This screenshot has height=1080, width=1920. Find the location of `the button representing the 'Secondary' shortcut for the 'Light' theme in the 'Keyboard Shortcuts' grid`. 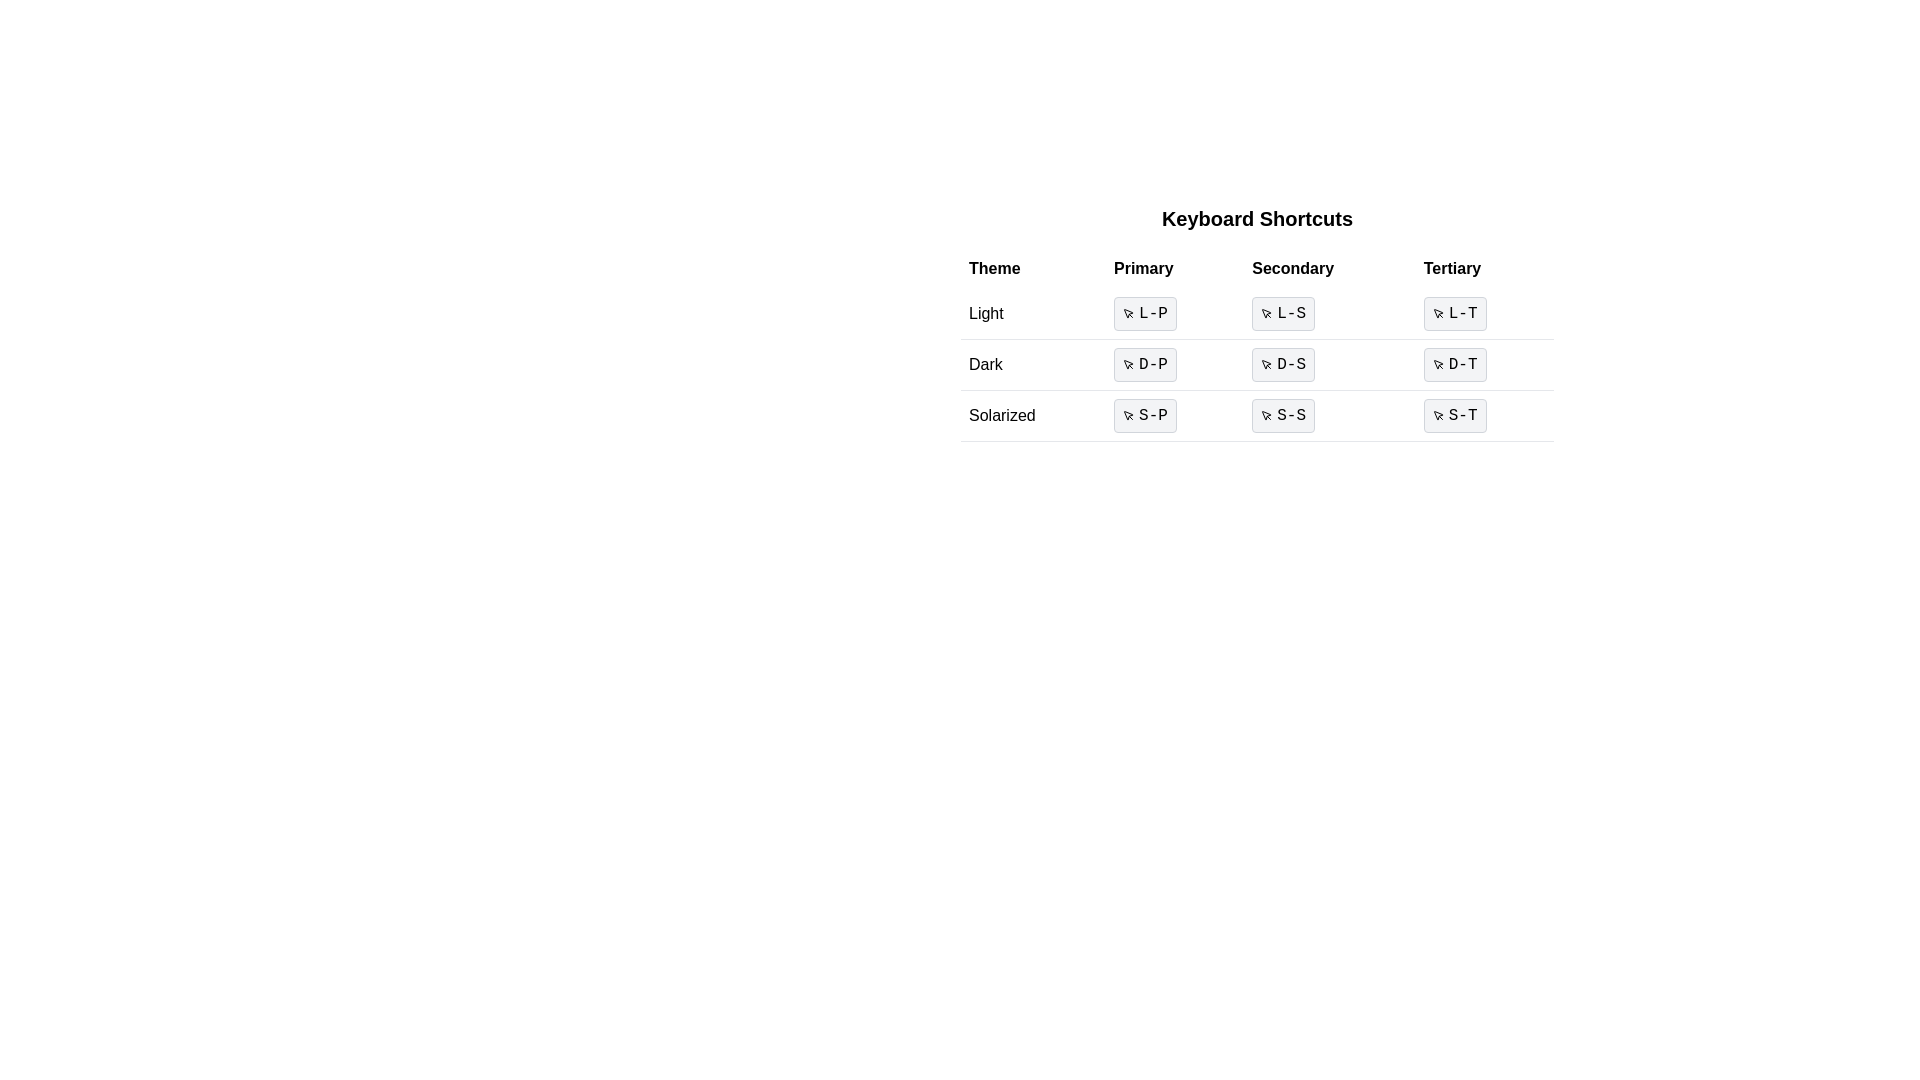

the button representing the 'Secondary' shortcut for the 'Light' theme in the 'Keyboard Shortcuts' grid is located at coordinates (1283, 313).